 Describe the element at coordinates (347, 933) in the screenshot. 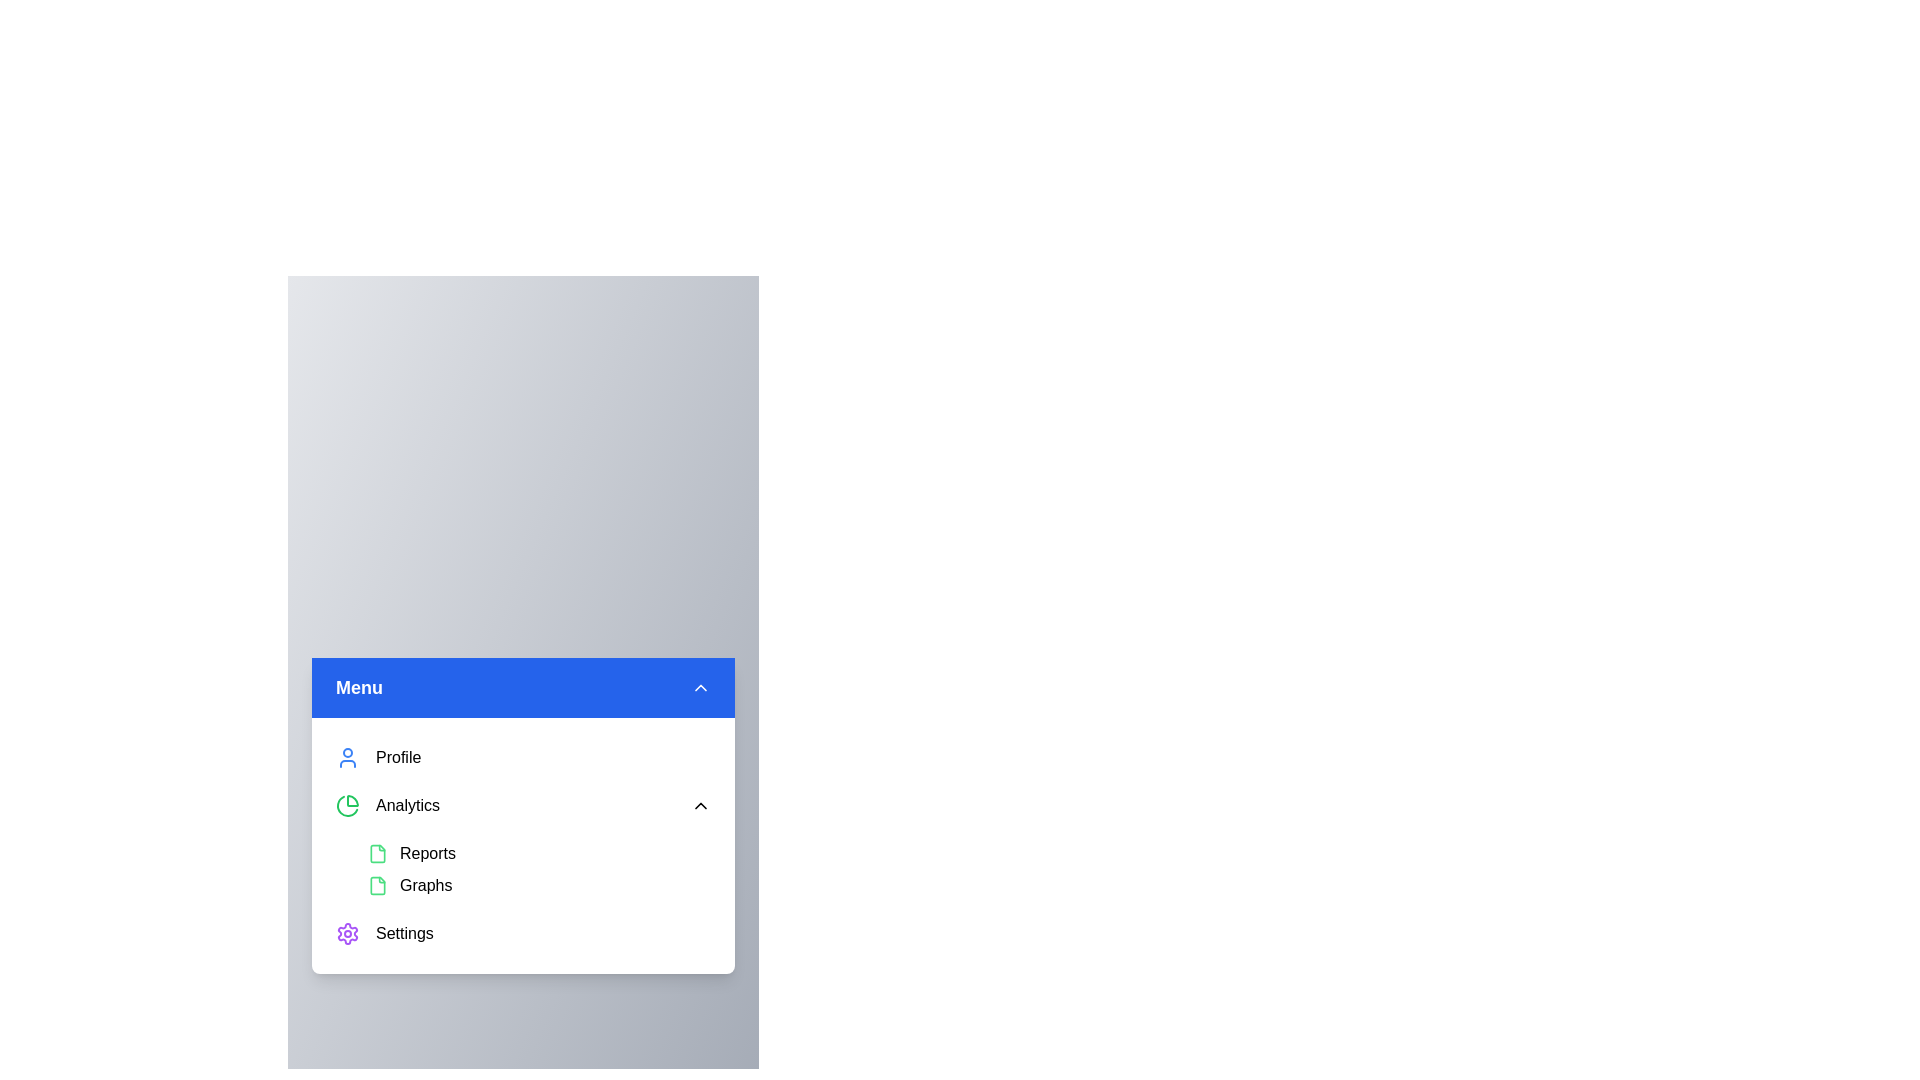

I see `the purple gear icon representing 'Settings', located to the left of the 'Settings' text label in the menu structure` at that location.